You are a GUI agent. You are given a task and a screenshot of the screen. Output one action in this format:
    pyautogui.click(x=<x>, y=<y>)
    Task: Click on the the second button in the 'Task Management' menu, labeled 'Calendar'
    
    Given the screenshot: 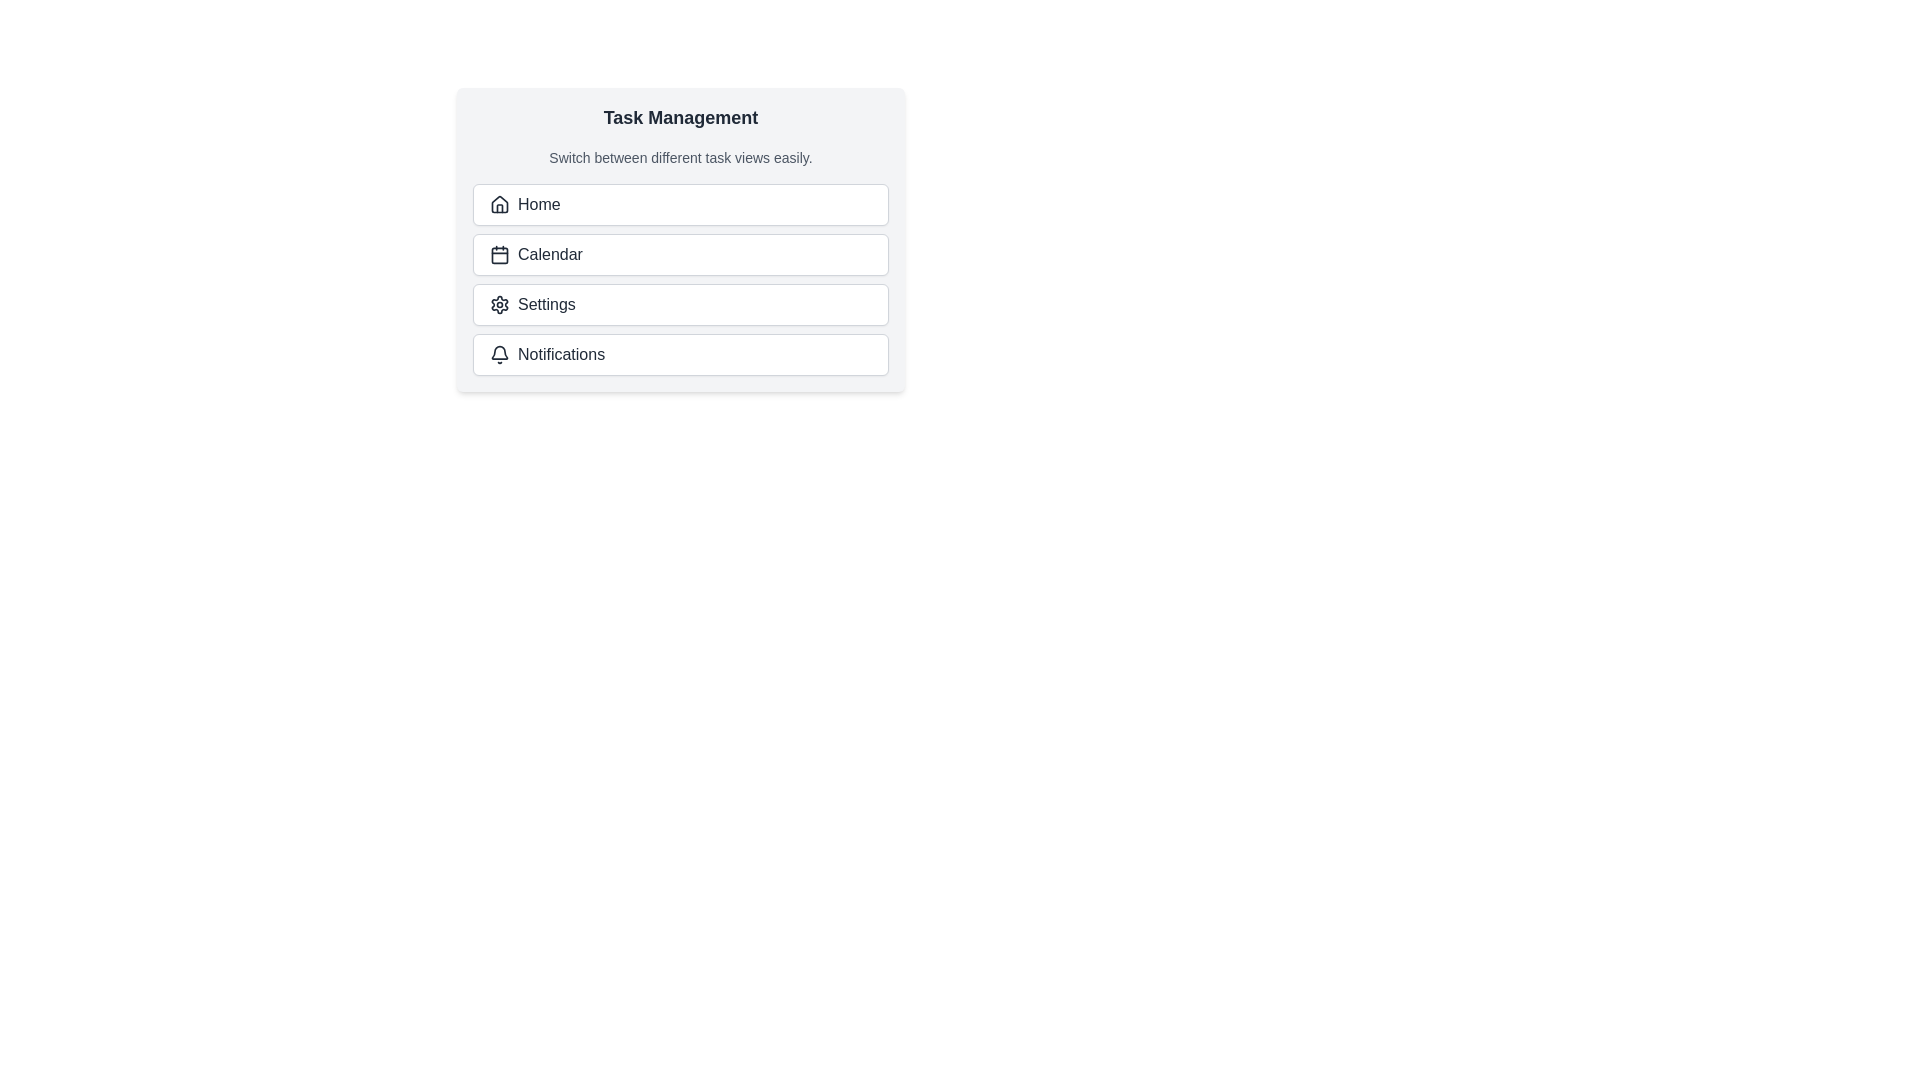 What is the action you would take?
    pyautogui.click(x=681, y=238)
    